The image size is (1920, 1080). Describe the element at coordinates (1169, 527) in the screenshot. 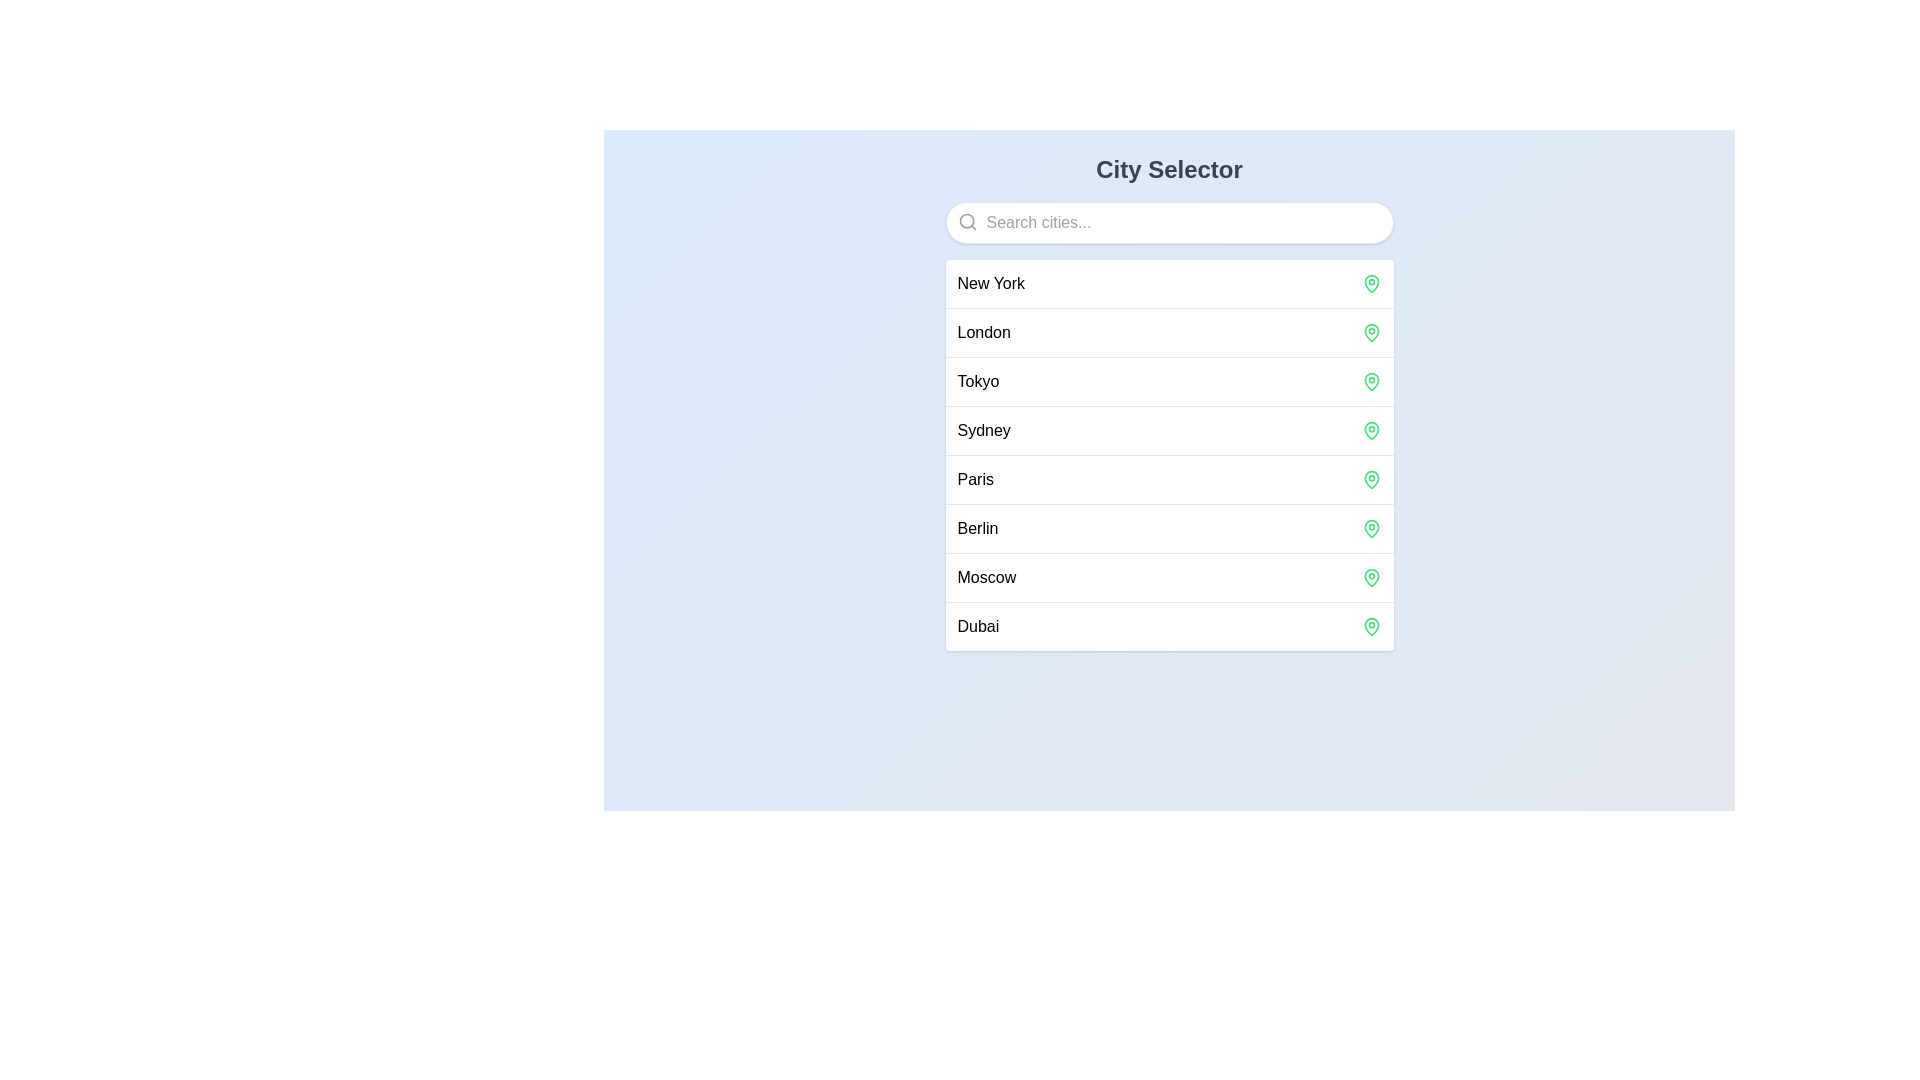

I see `the list item for 'Berlin', which is the sixth entry in a city selector menu` at that location.